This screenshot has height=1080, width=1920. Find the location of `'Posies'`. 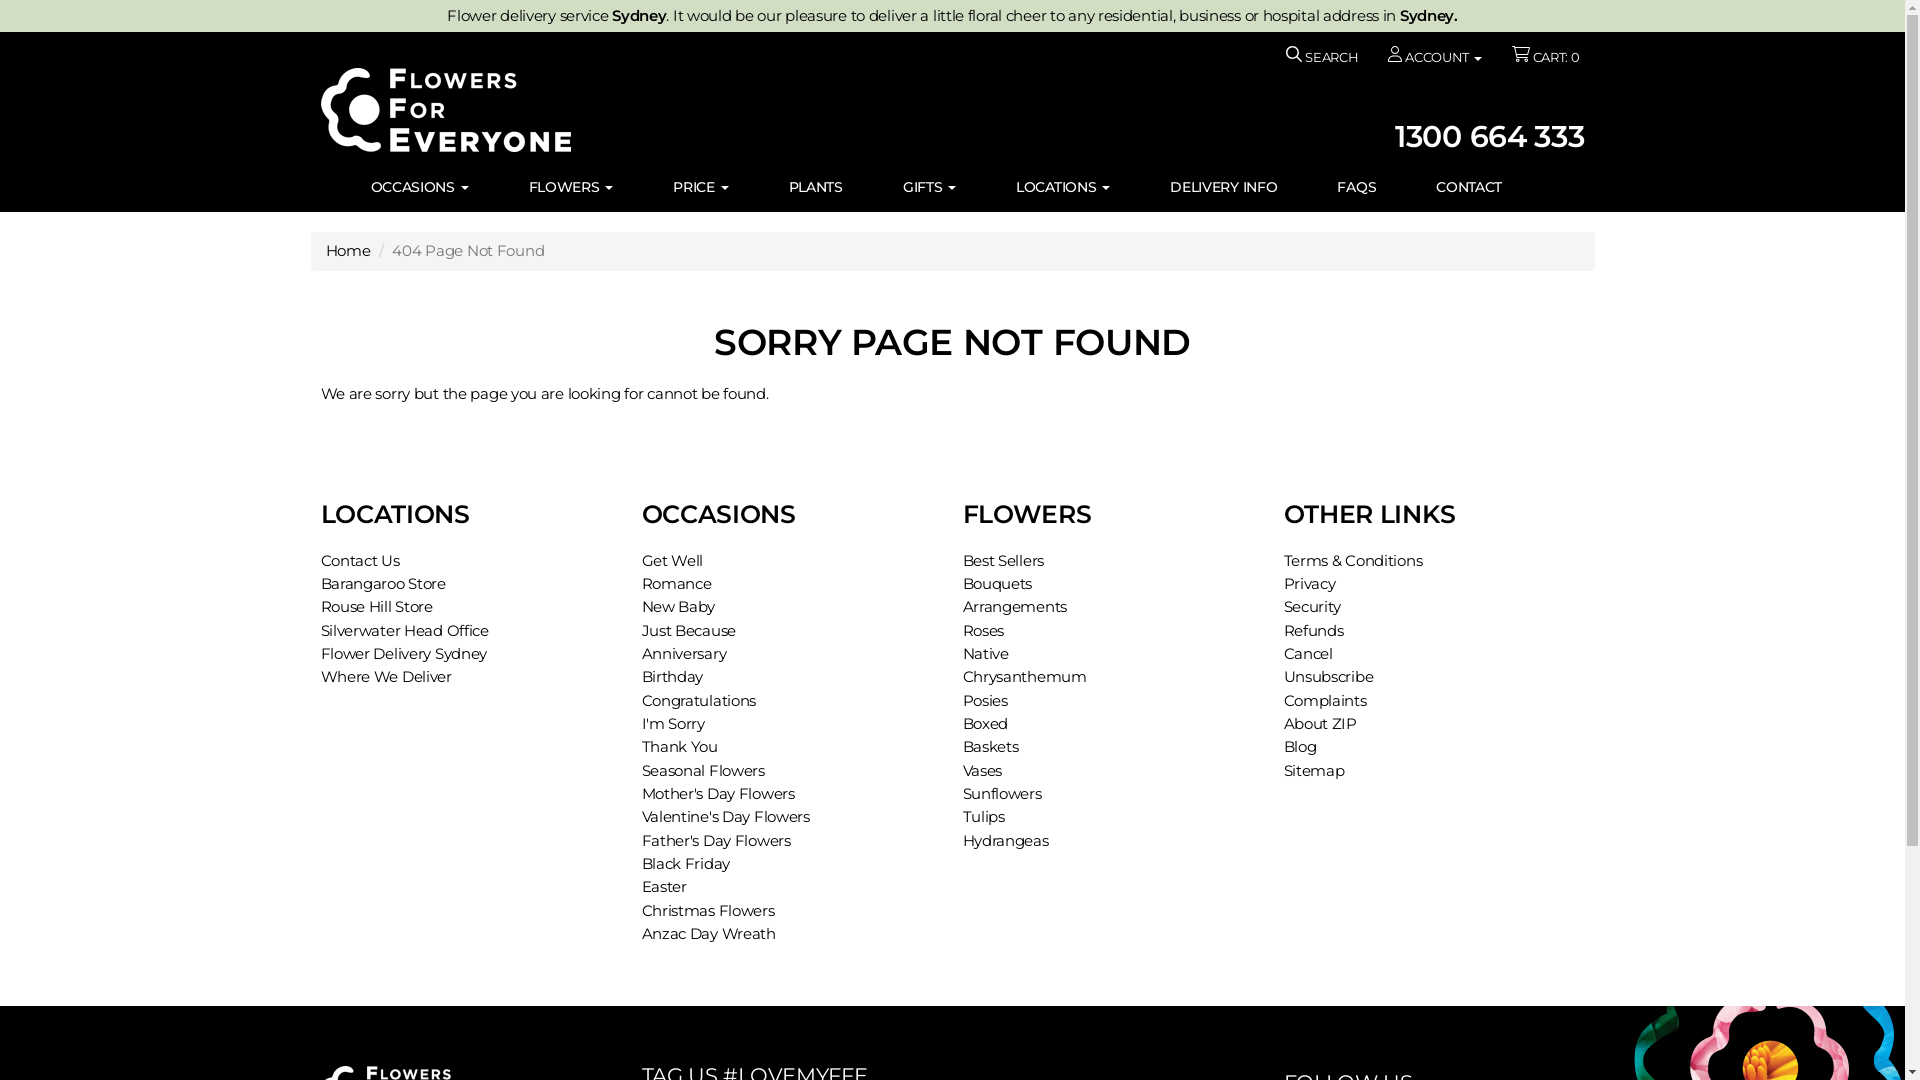

'Posies' is located at coordinates (984, 700).